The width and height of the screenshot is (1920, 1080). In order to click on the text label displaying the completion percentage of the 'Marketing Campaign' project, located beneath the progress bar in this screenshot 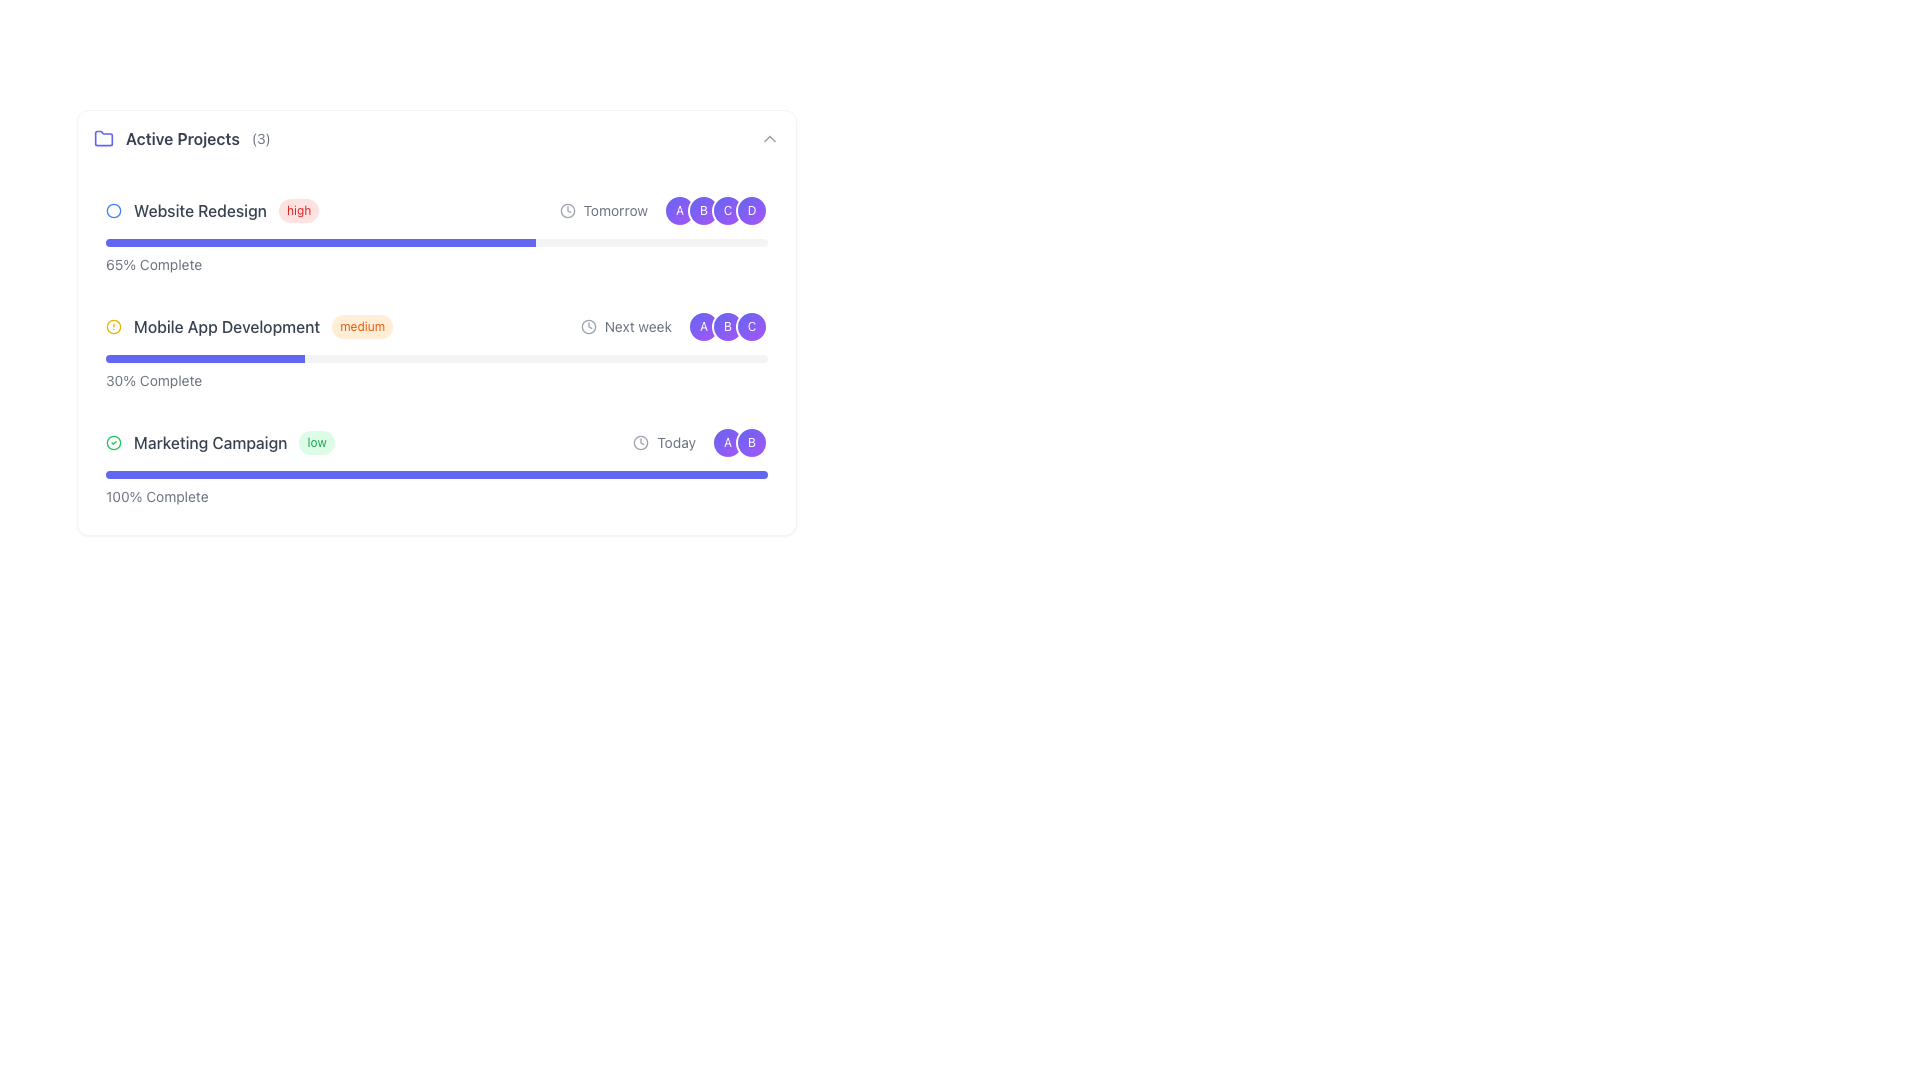, I will do `click(435, 489)`.